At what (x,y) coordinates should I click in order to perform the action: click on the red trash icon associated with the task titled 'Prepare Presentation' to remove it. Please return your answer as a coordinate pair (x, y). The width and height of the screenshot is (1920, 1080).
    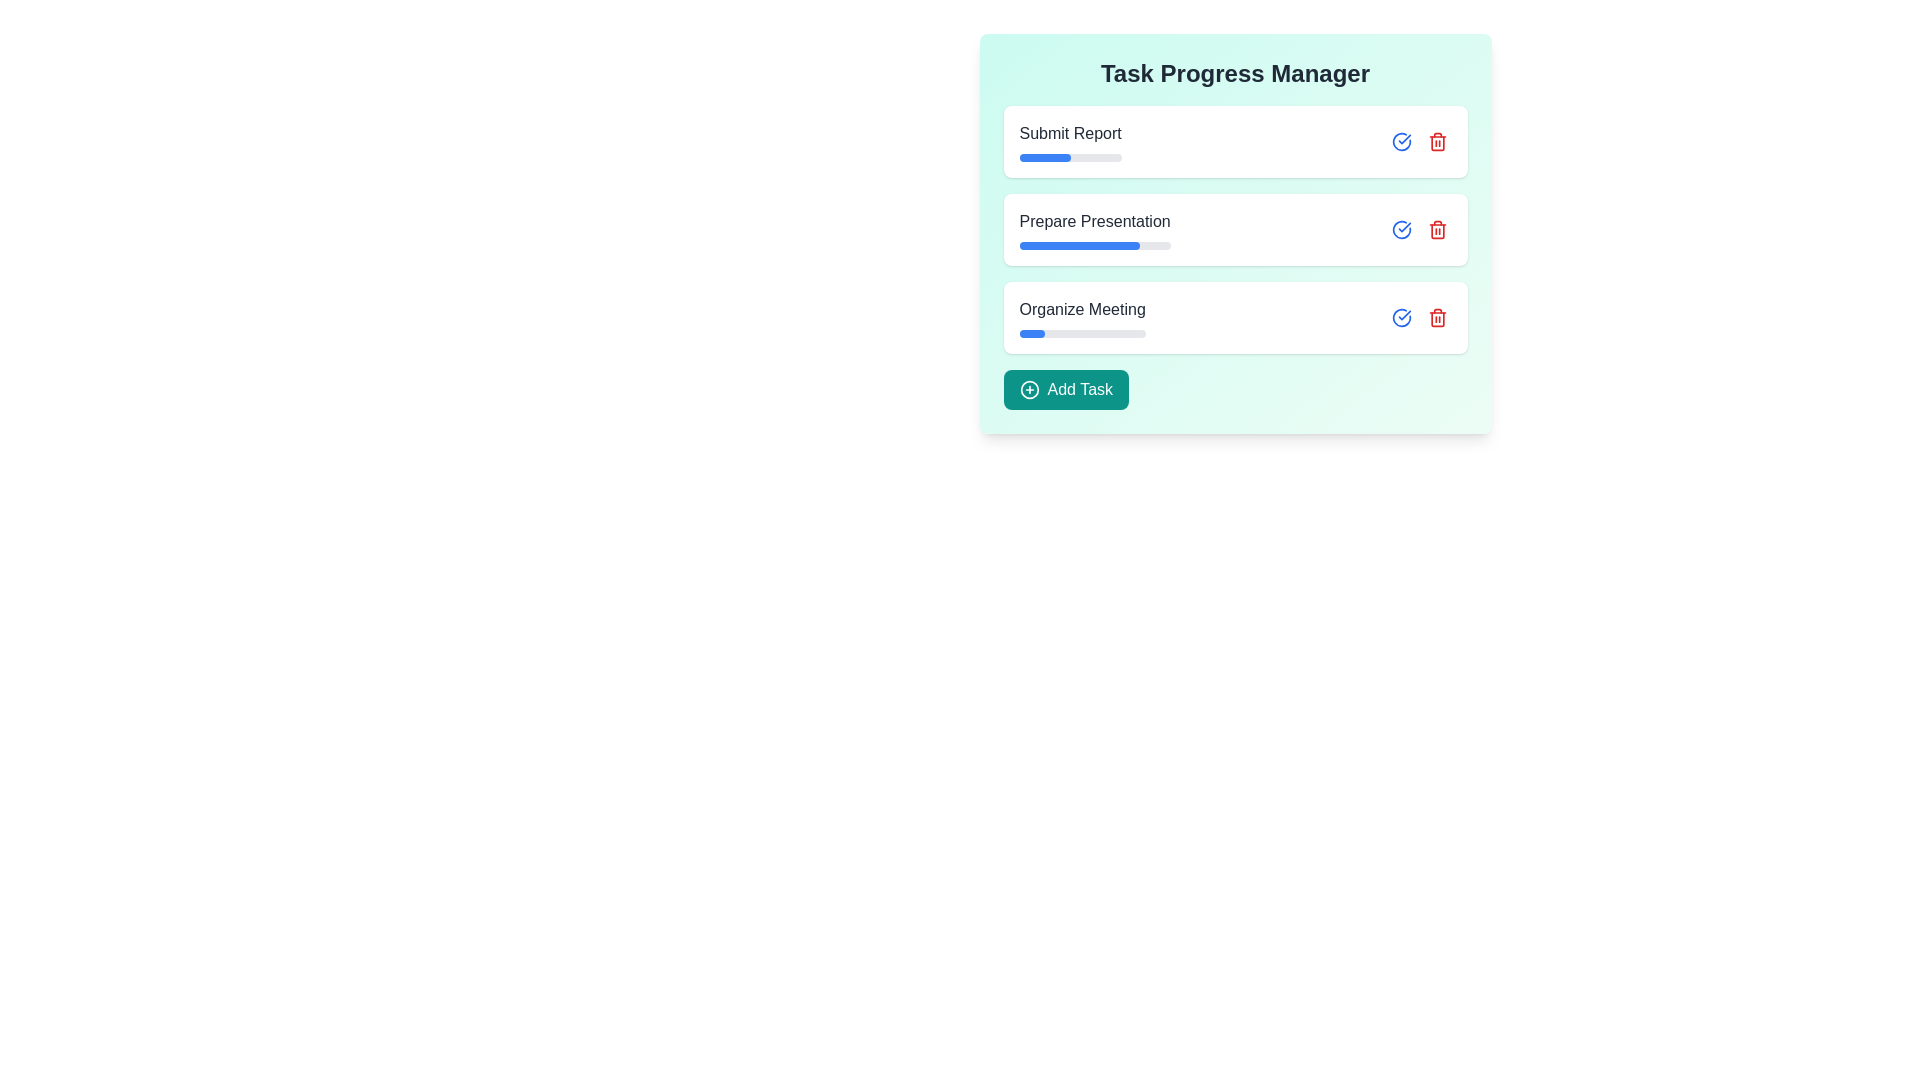
    Looking at the image, I should click on (1436, 229).